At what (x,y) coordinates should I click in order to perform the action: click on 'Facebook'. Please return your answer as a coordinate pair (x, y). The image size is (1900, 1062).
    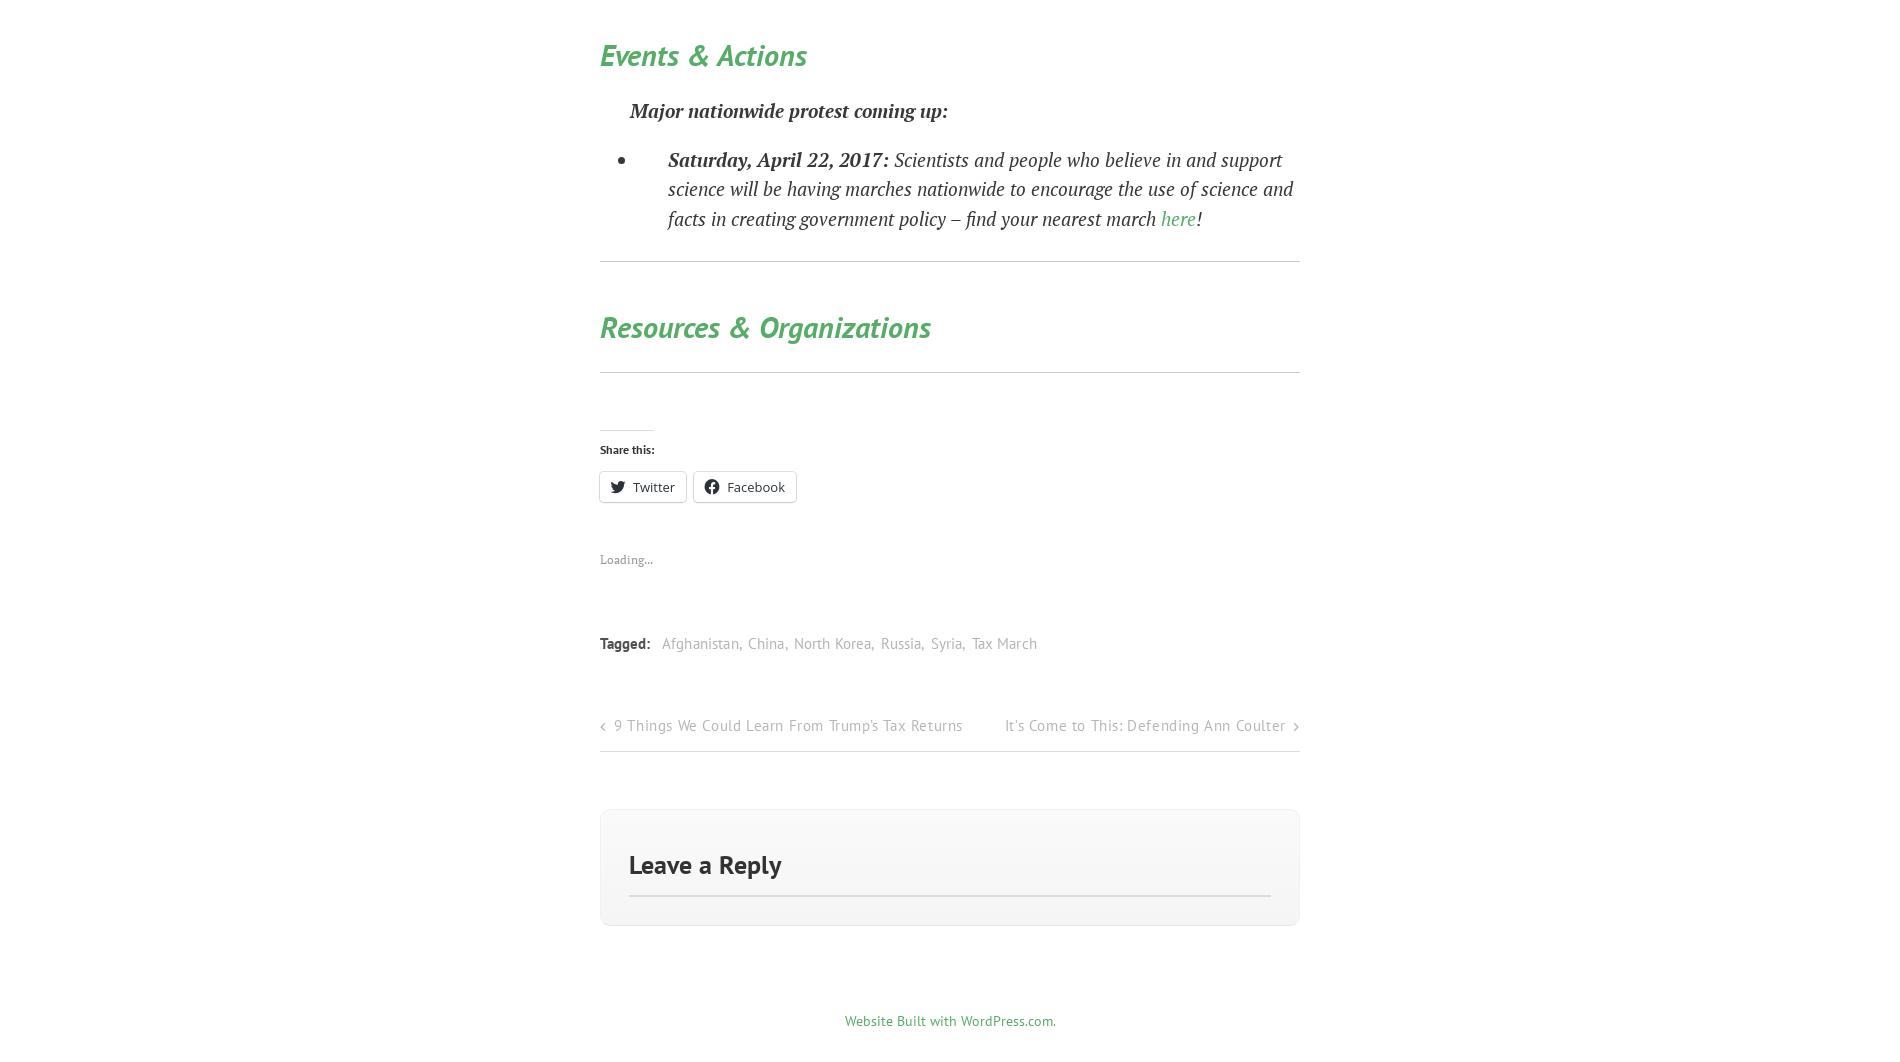
    Looking at the image, I should click on (725, 484).